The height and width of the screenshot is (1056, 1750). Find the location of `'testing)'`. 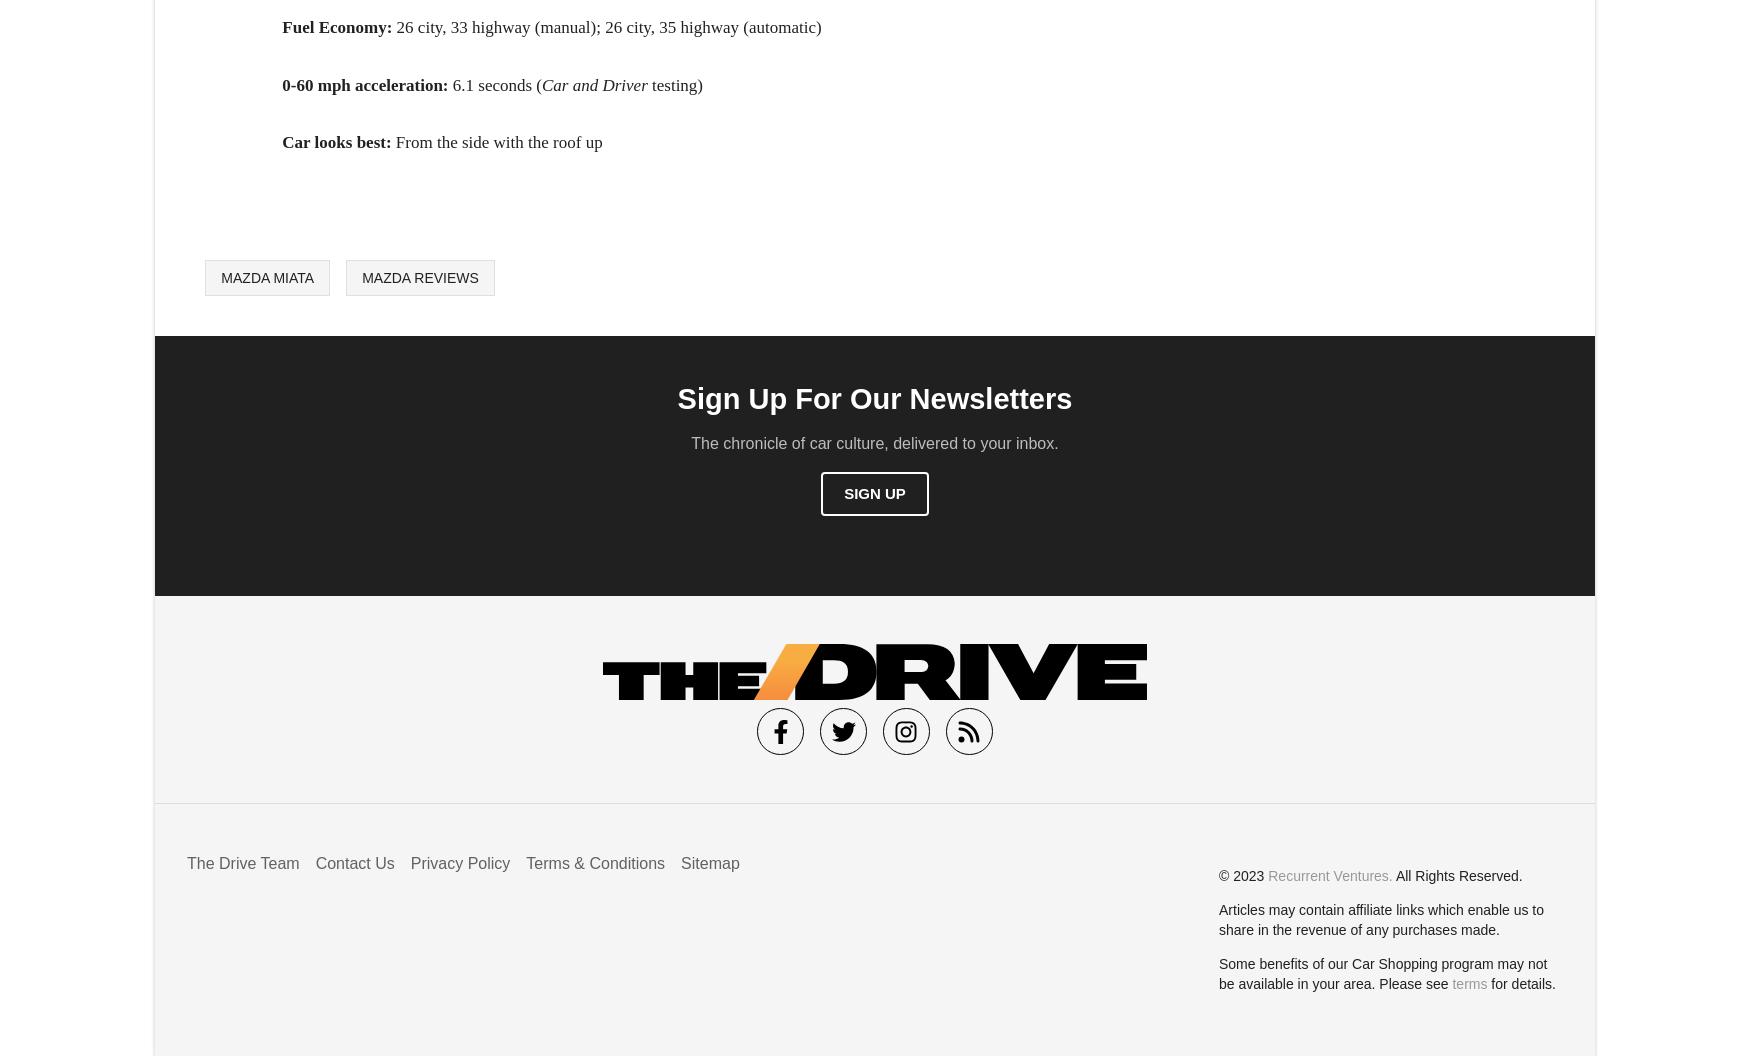

'testing)' is located at coordinates (673, 83).